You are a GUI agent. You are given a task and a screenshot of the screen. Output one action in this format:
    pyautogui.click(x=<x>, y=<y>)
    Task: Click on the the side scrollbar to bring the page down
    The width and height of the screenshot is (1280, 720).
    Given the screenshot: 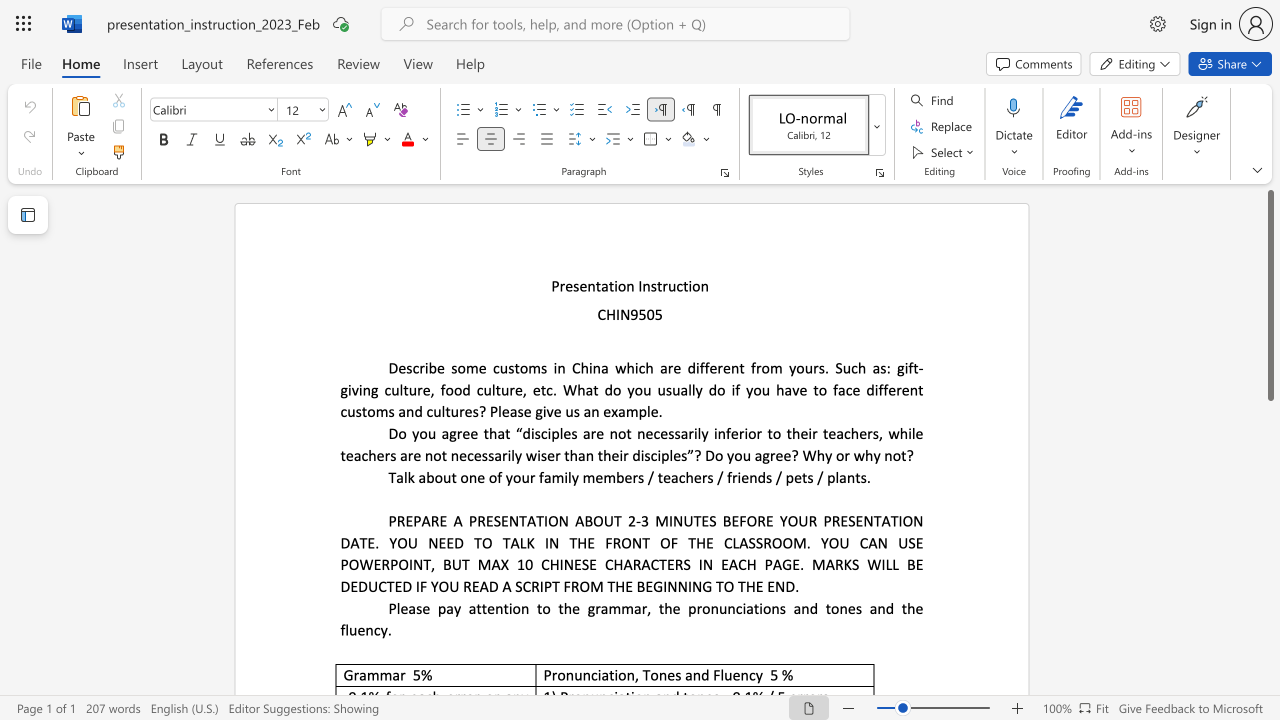 What is the action you would take?
    pyautogui.click(x=1269, y=670)
    